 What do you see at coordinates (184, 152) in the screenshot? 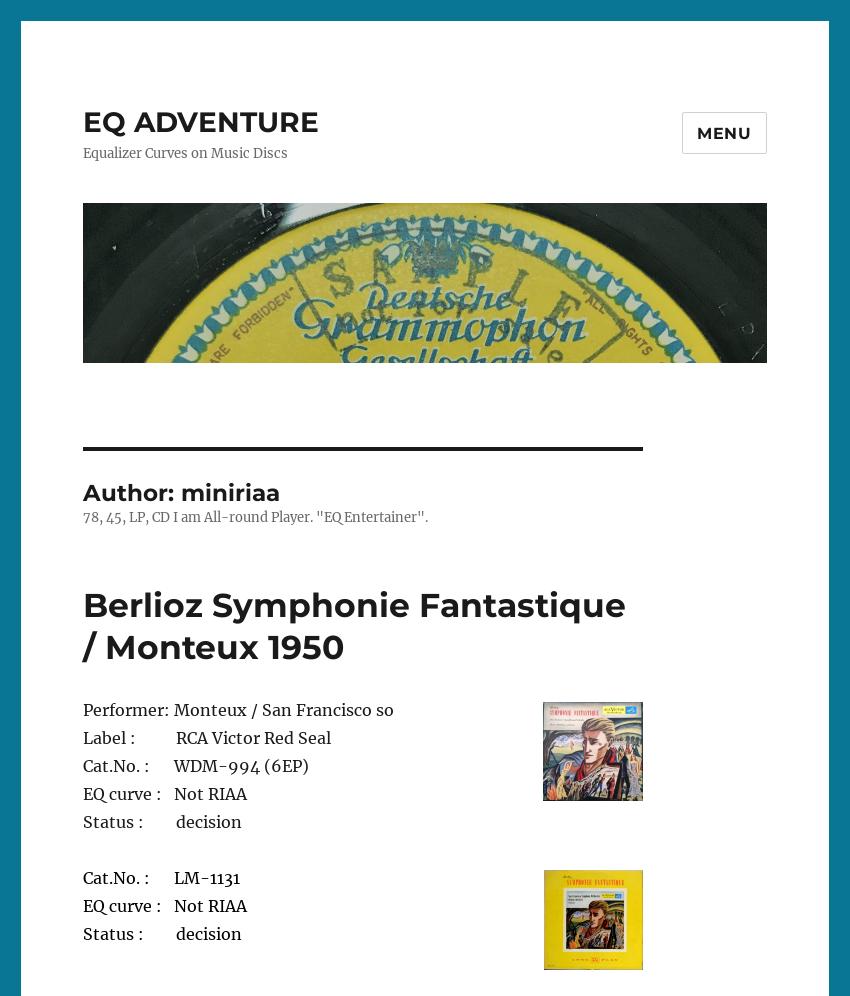
I see `'Equalizer Curves on Music Discs'` at bounding box center [184, 152].